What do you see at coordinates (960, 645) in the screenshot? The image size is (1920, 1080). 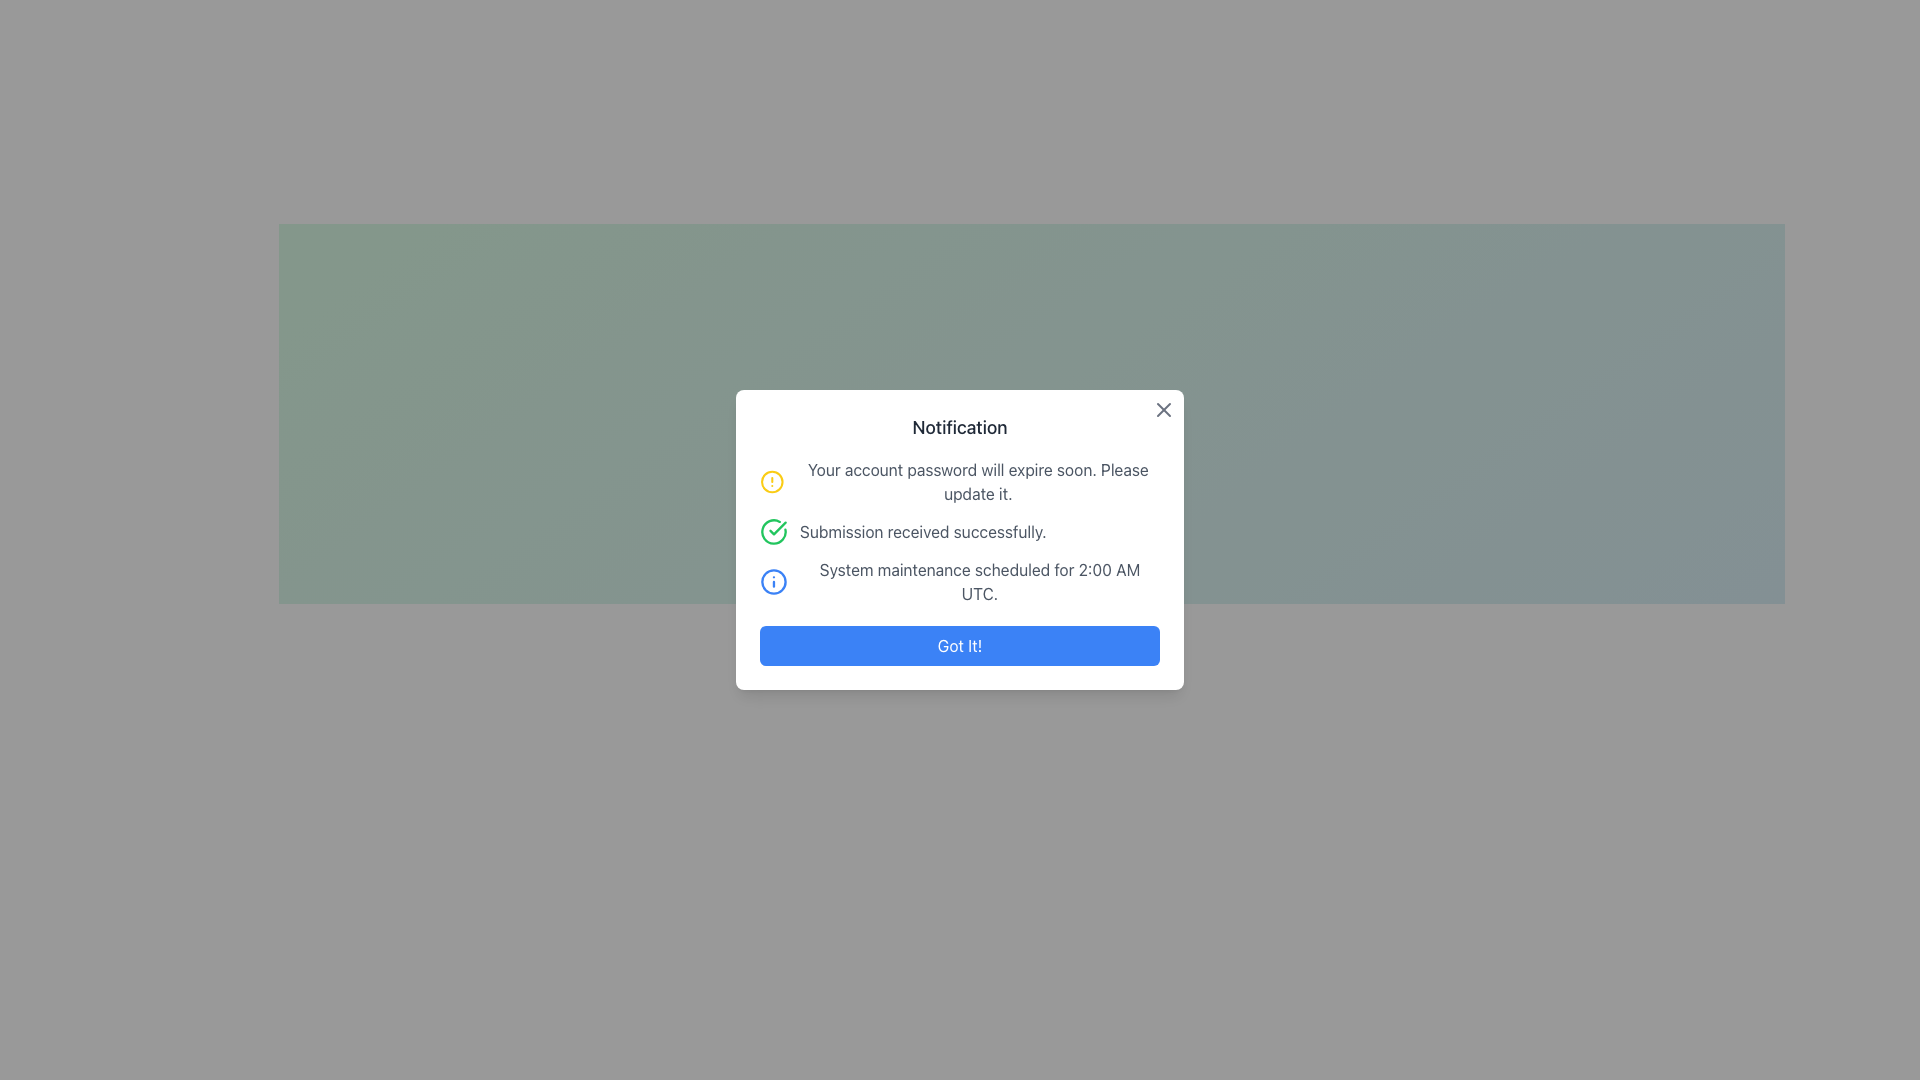 I see `the acknowledgement button located at the bottom of the modal dialog box to acknowledge the message` at bounding box center [960, 645].